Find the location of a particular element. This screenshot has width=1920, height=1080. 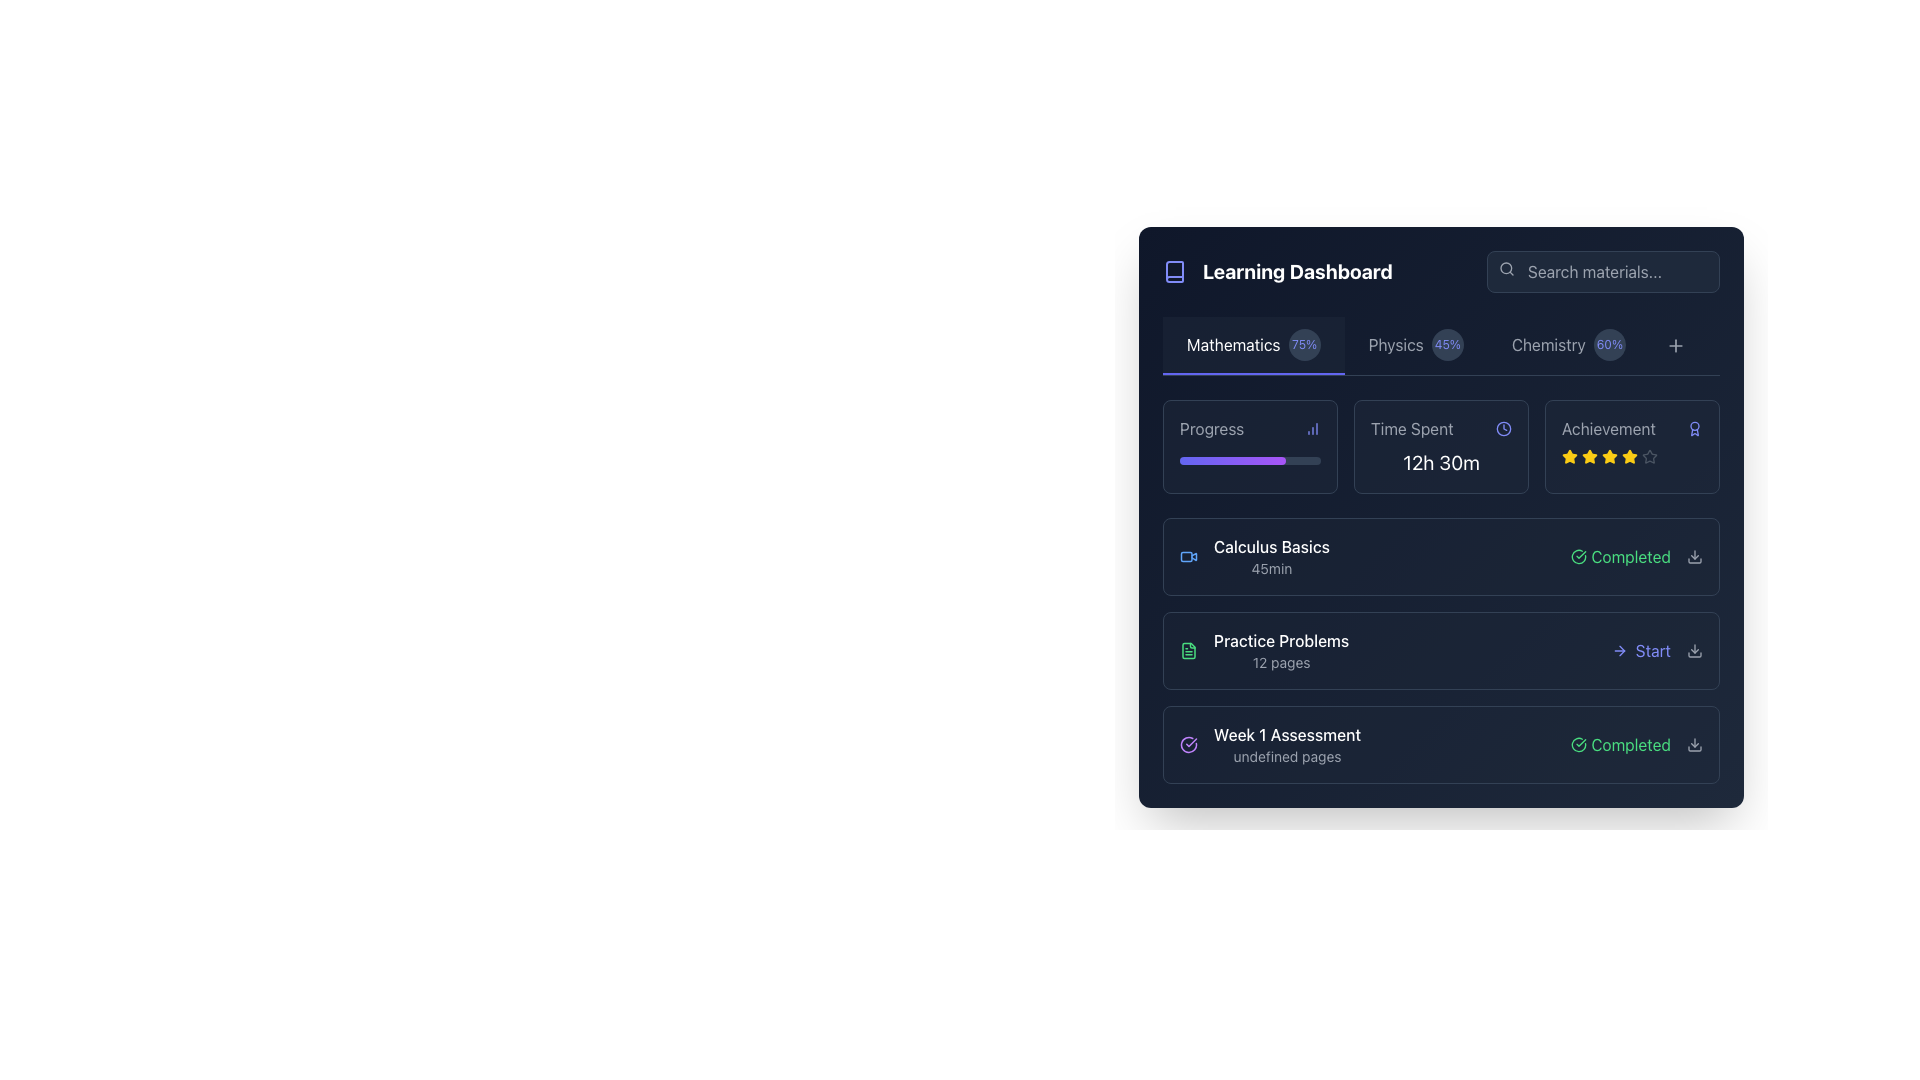

the informational label with an icon located in the top-right section of the dashboard, positioned to the right of the 'Time Spent' section and above the star ratings is located at coordinates (1632, 427).